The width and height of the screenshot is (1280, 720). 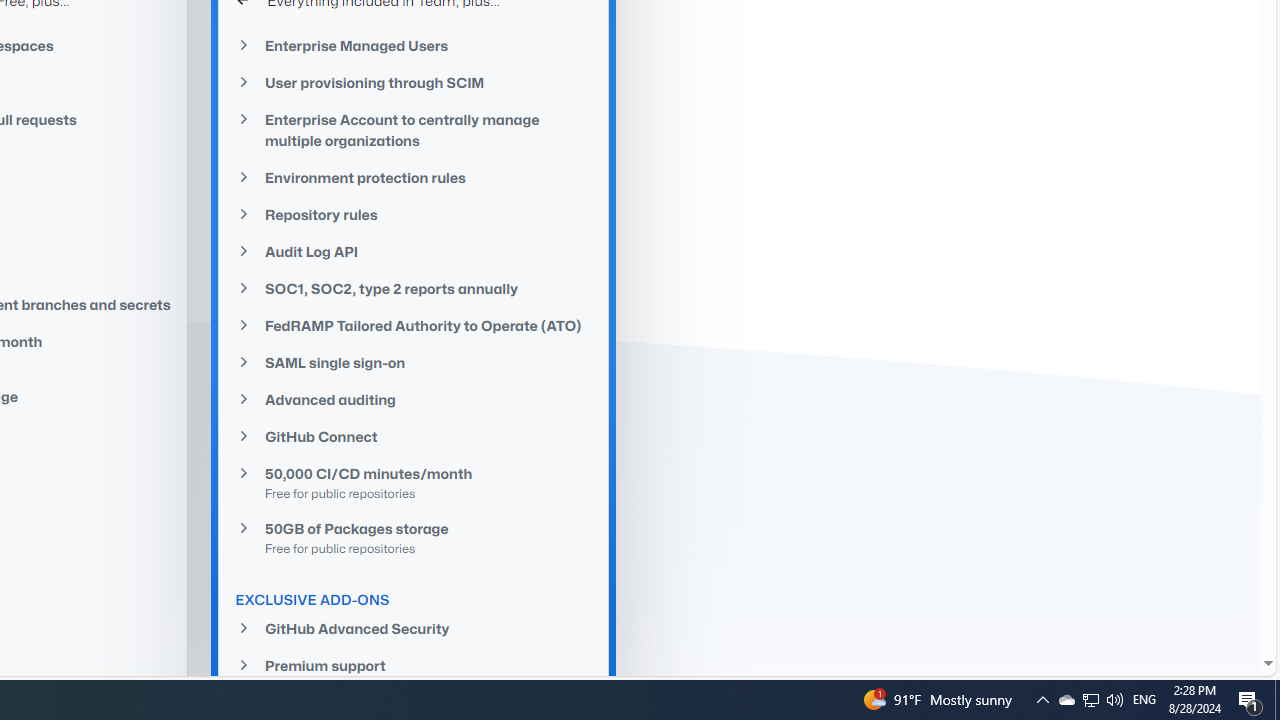 I want to click on 'FedRAMP Tailored Authority to Operate (ATO)', so click(x=413, y=324).